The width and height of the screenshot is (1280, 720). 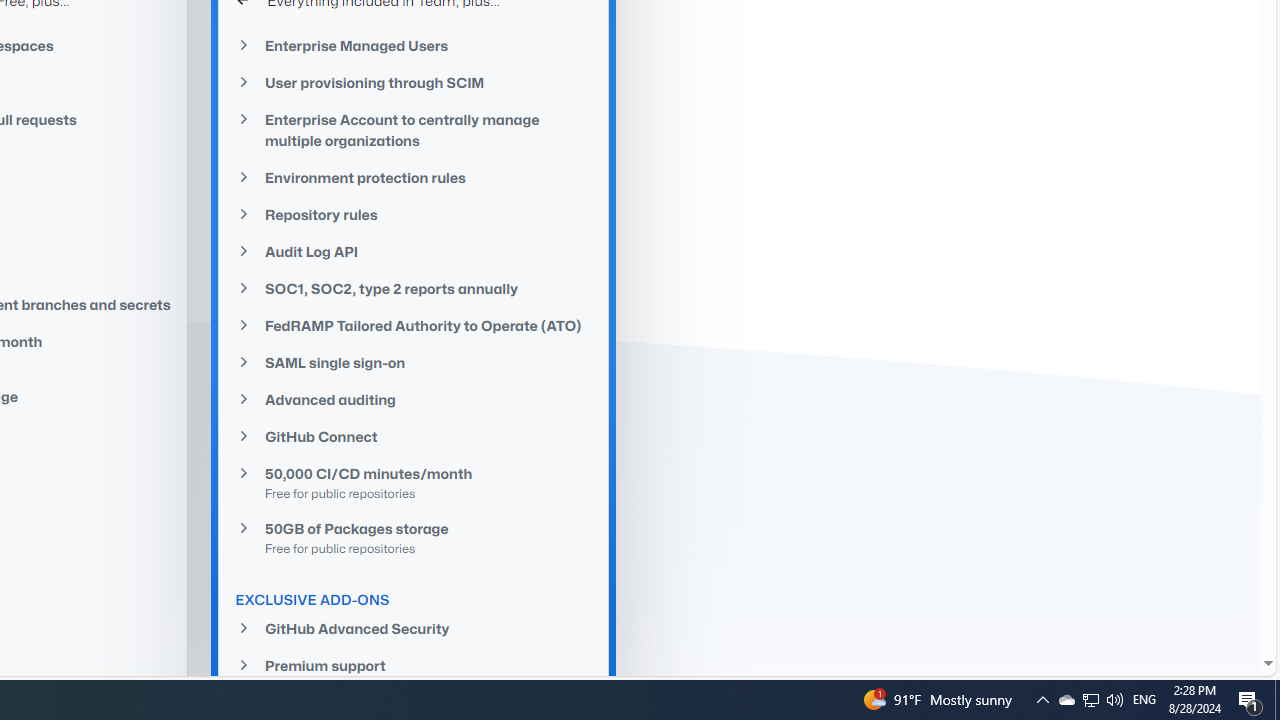 I want to click on 'FedRAMP Tailored Authority to Operate (ATO)', so click(x=413, y=324).